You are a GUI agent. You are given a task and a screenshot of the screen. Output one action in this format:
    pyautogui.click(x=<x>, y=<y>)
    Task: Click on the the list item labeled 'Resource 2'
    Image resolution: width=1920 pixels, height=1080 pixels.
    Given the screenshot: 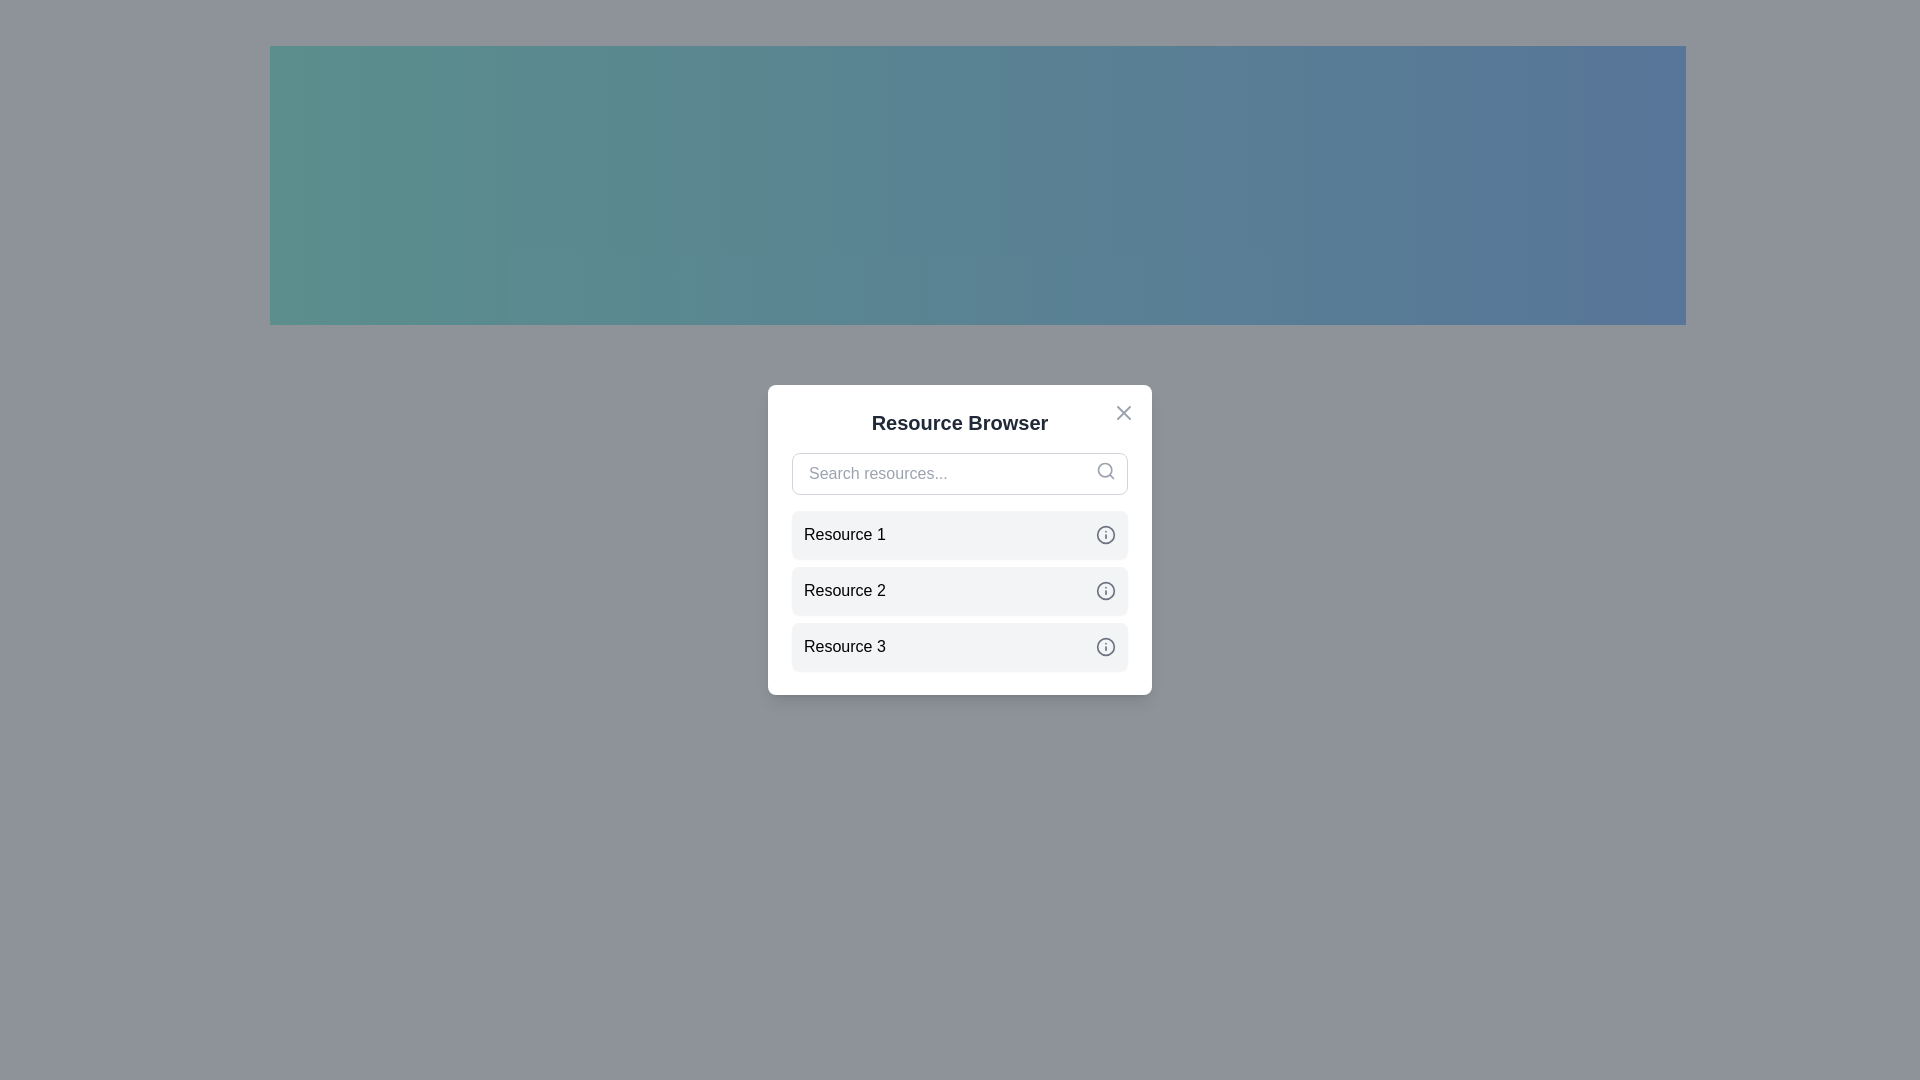 What is the action you would take?
    pyautogui.click(x=960, y=589)
    